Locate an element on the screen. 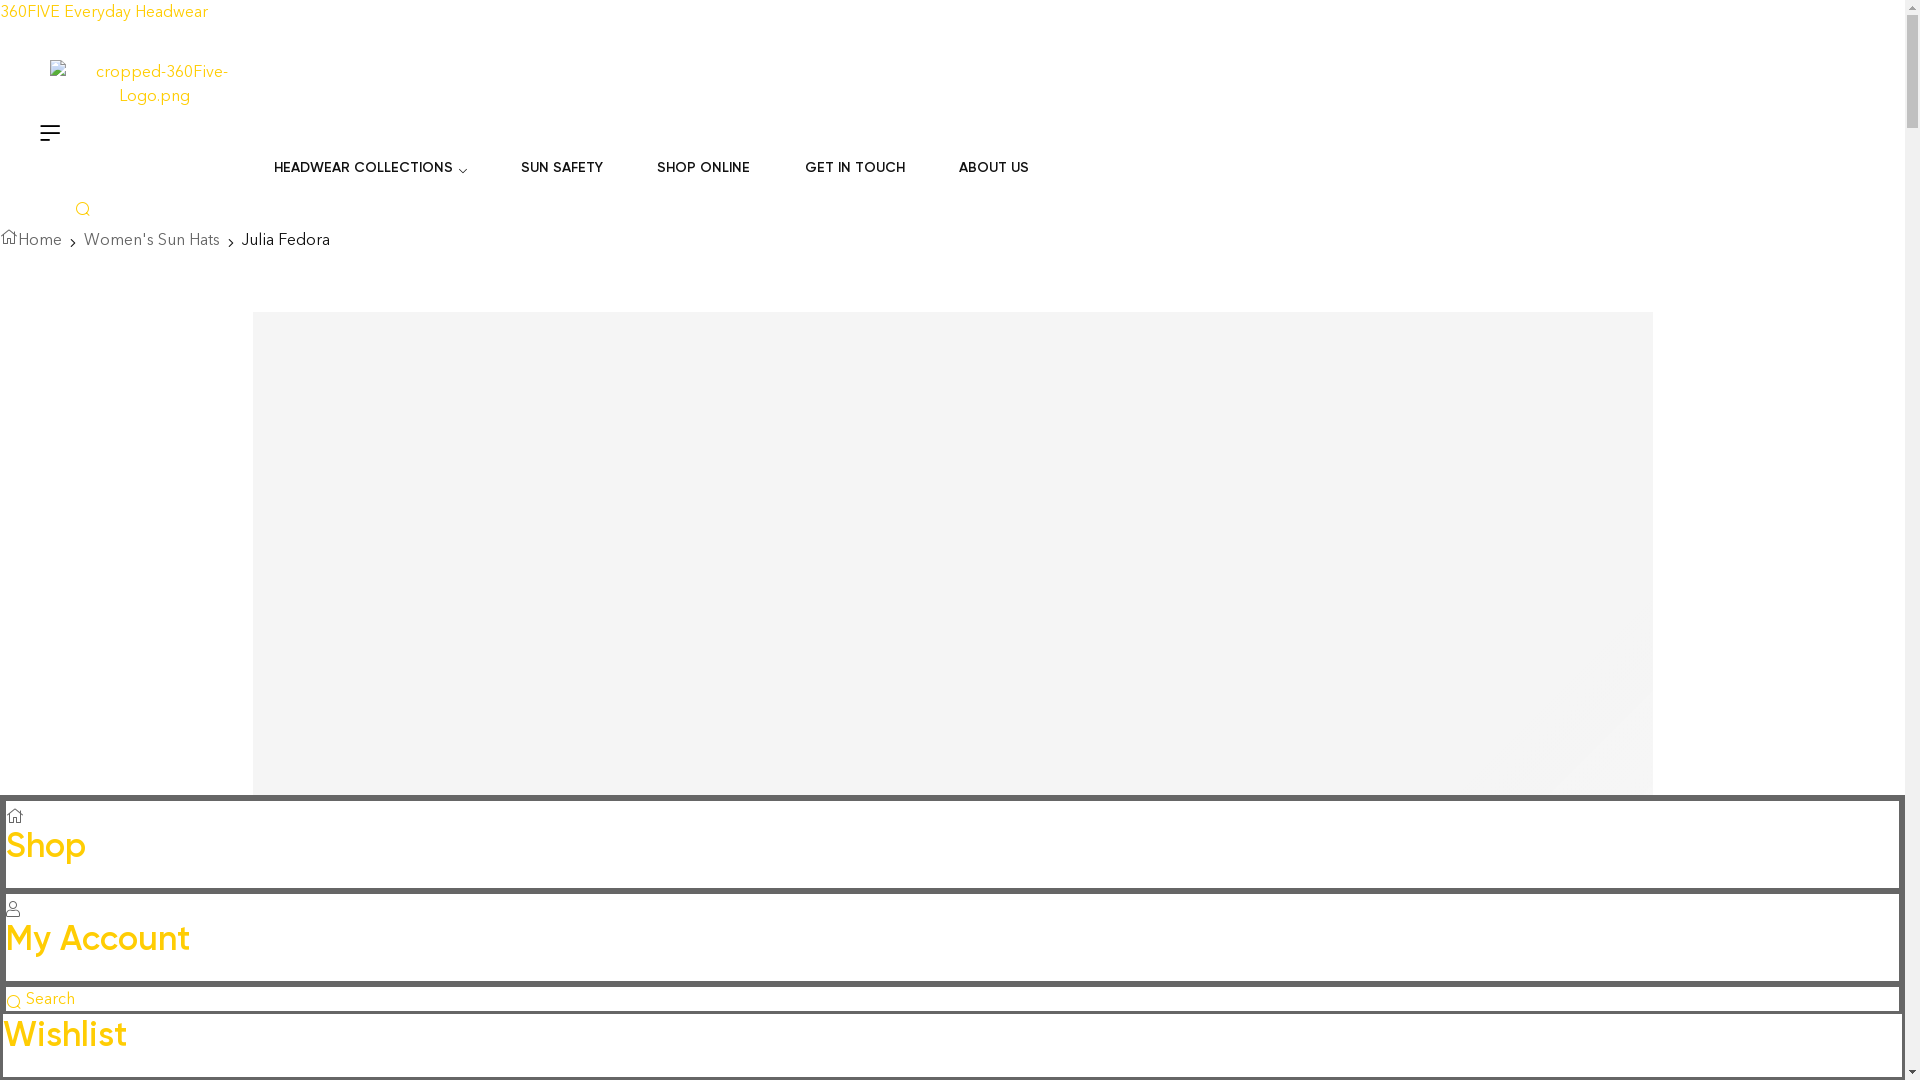 The width and height of the screenshot is (1920, 1080). 'Menu' is located at coordinates (49, 129).